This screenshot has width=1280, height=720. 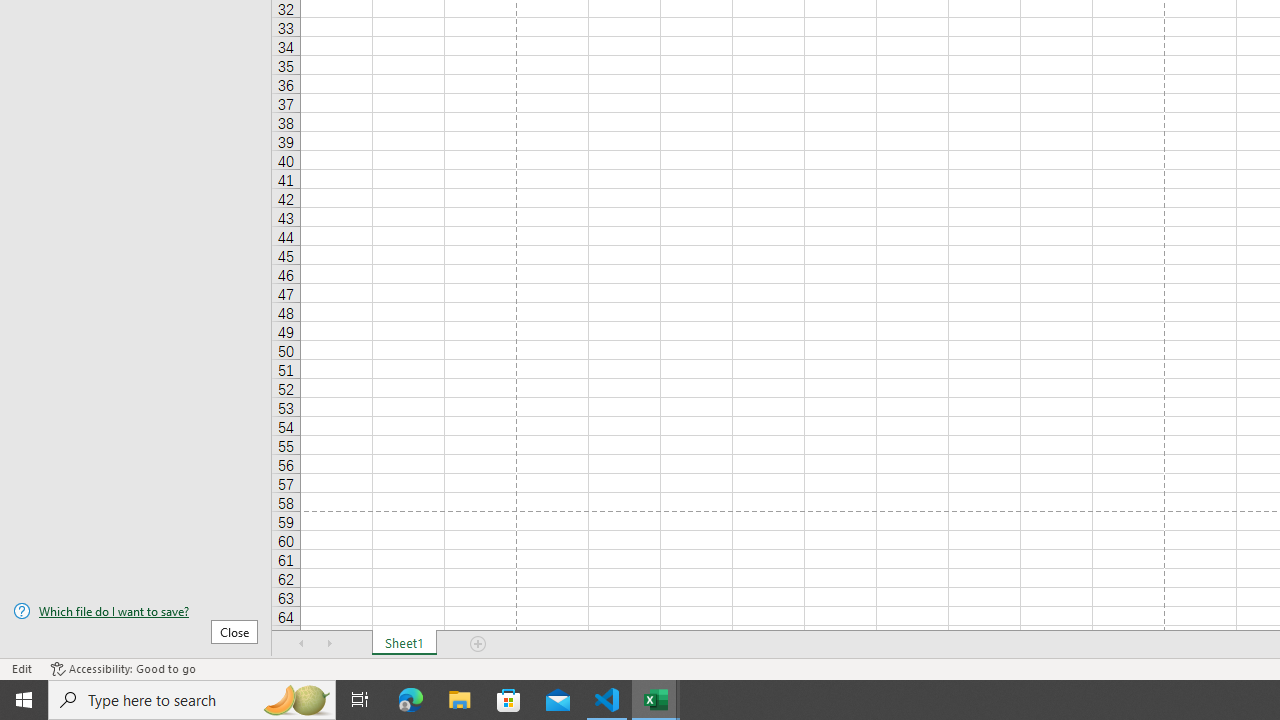 What do you see at coordinates (403, 644) in the screenshot?
I see `'Sheet1'` at bounding box center [403, 644].